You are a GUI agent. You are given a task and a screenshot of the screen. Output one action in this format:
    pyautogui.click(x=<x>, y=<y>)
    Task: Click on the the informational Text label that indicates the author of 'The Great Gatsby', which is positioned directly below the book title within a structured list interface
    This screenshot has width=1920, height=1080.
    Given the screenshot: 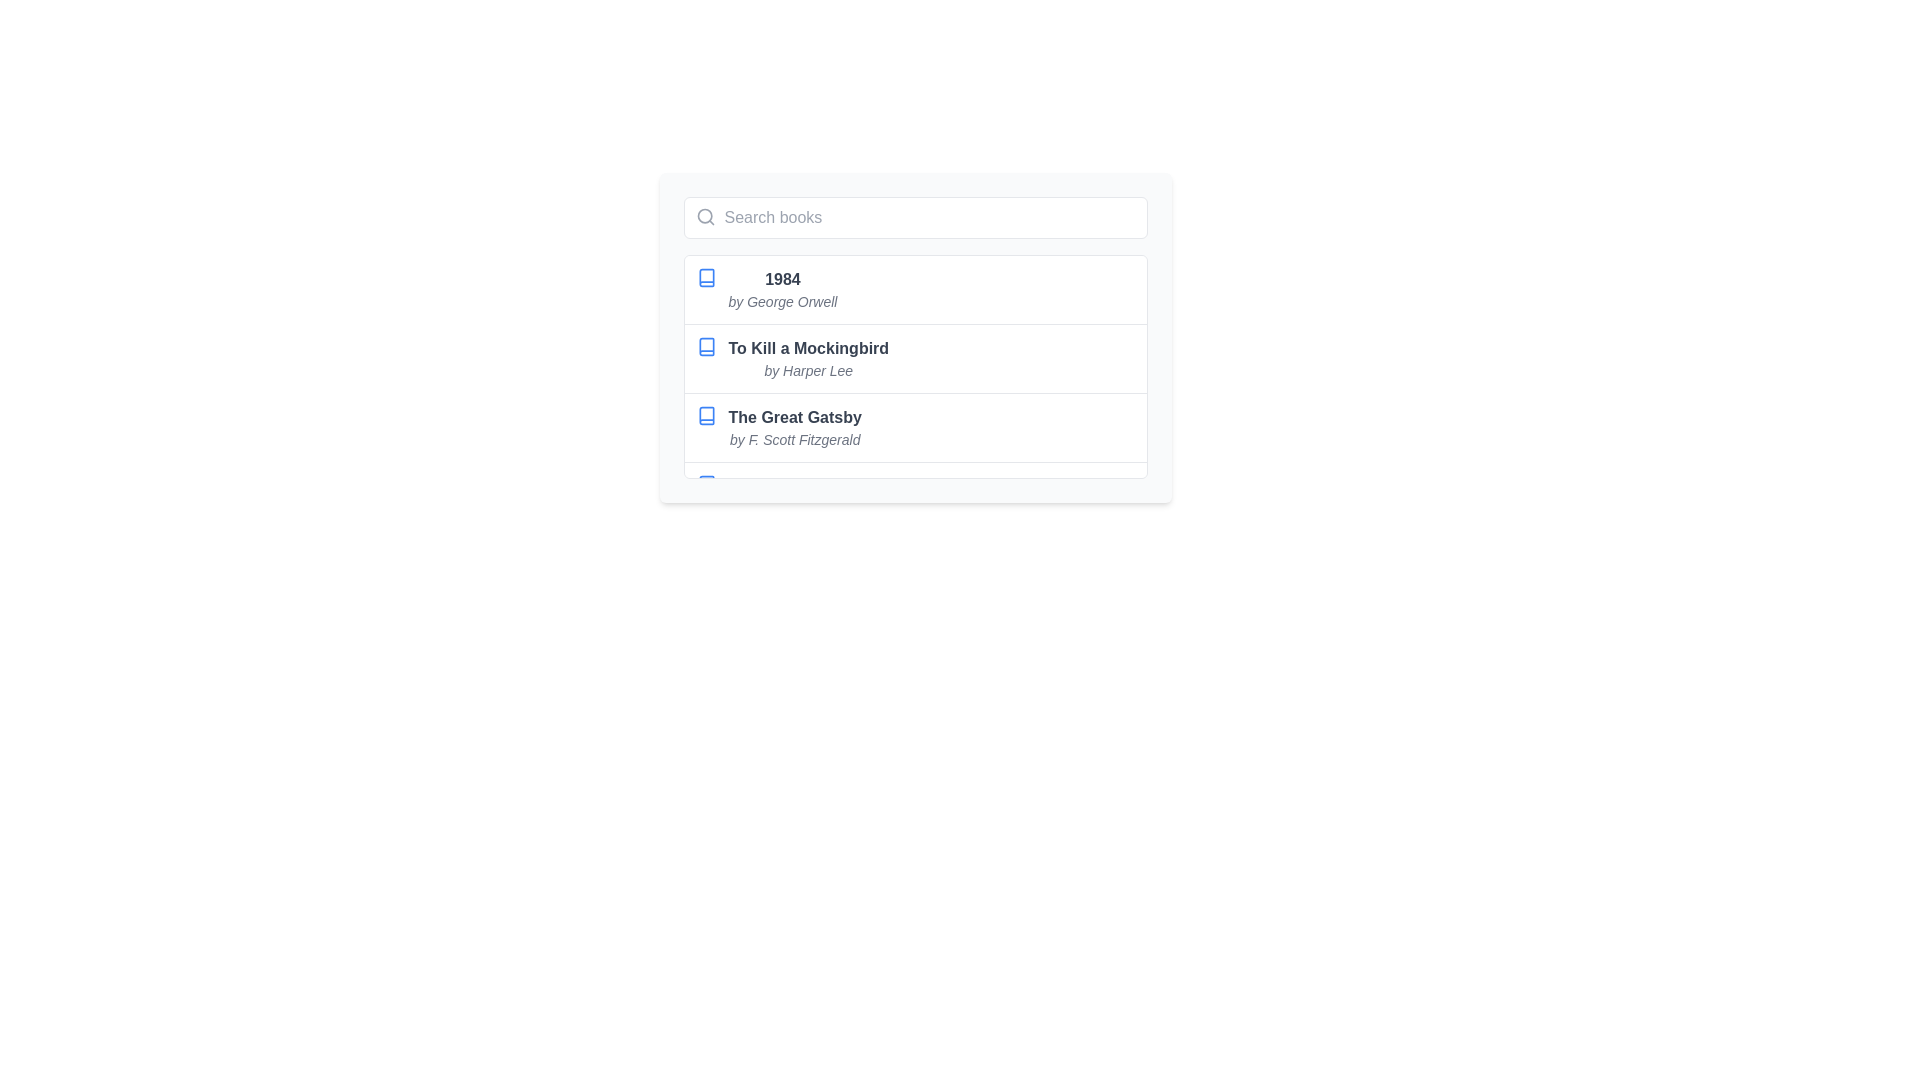 What is the action you would take?
    pyautogui.click(x=794, y=438)
    